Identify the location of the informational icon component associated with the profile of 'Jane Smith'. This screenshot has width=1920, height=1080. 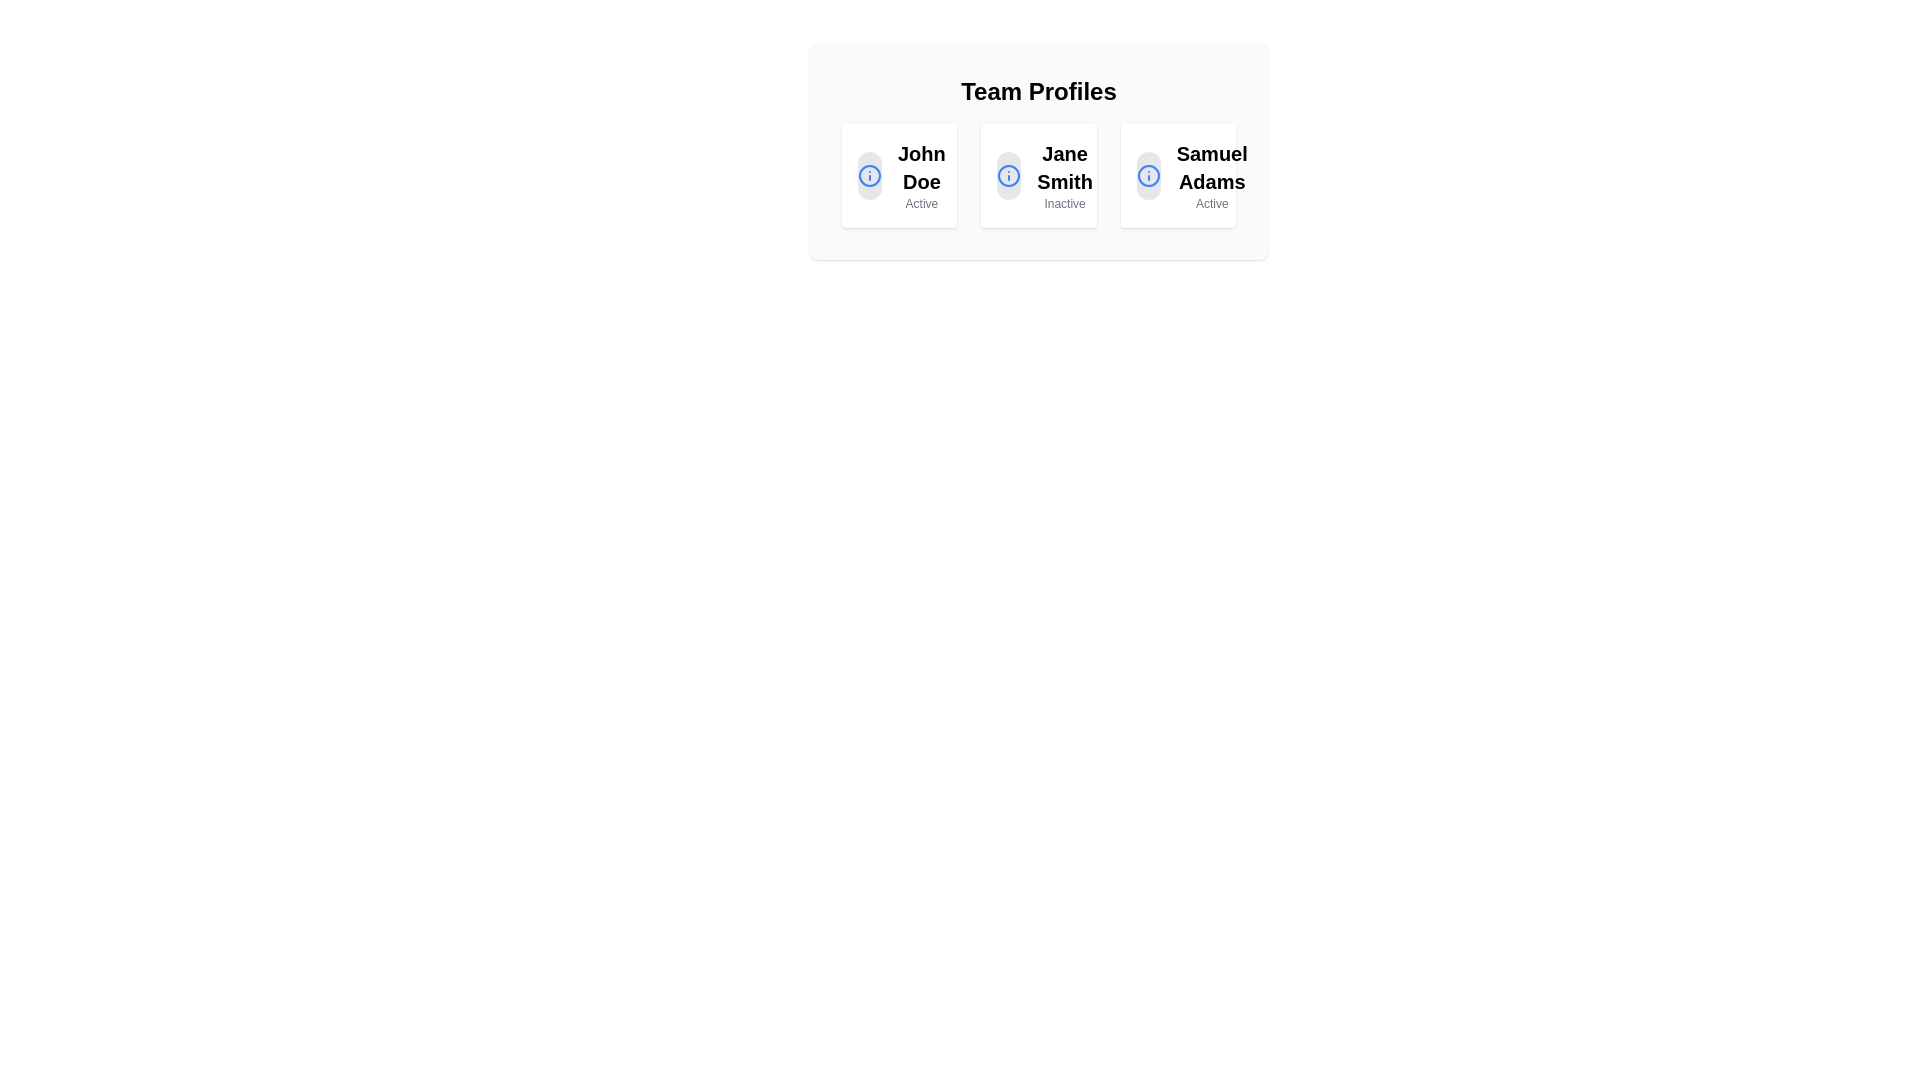
(1009, 175).